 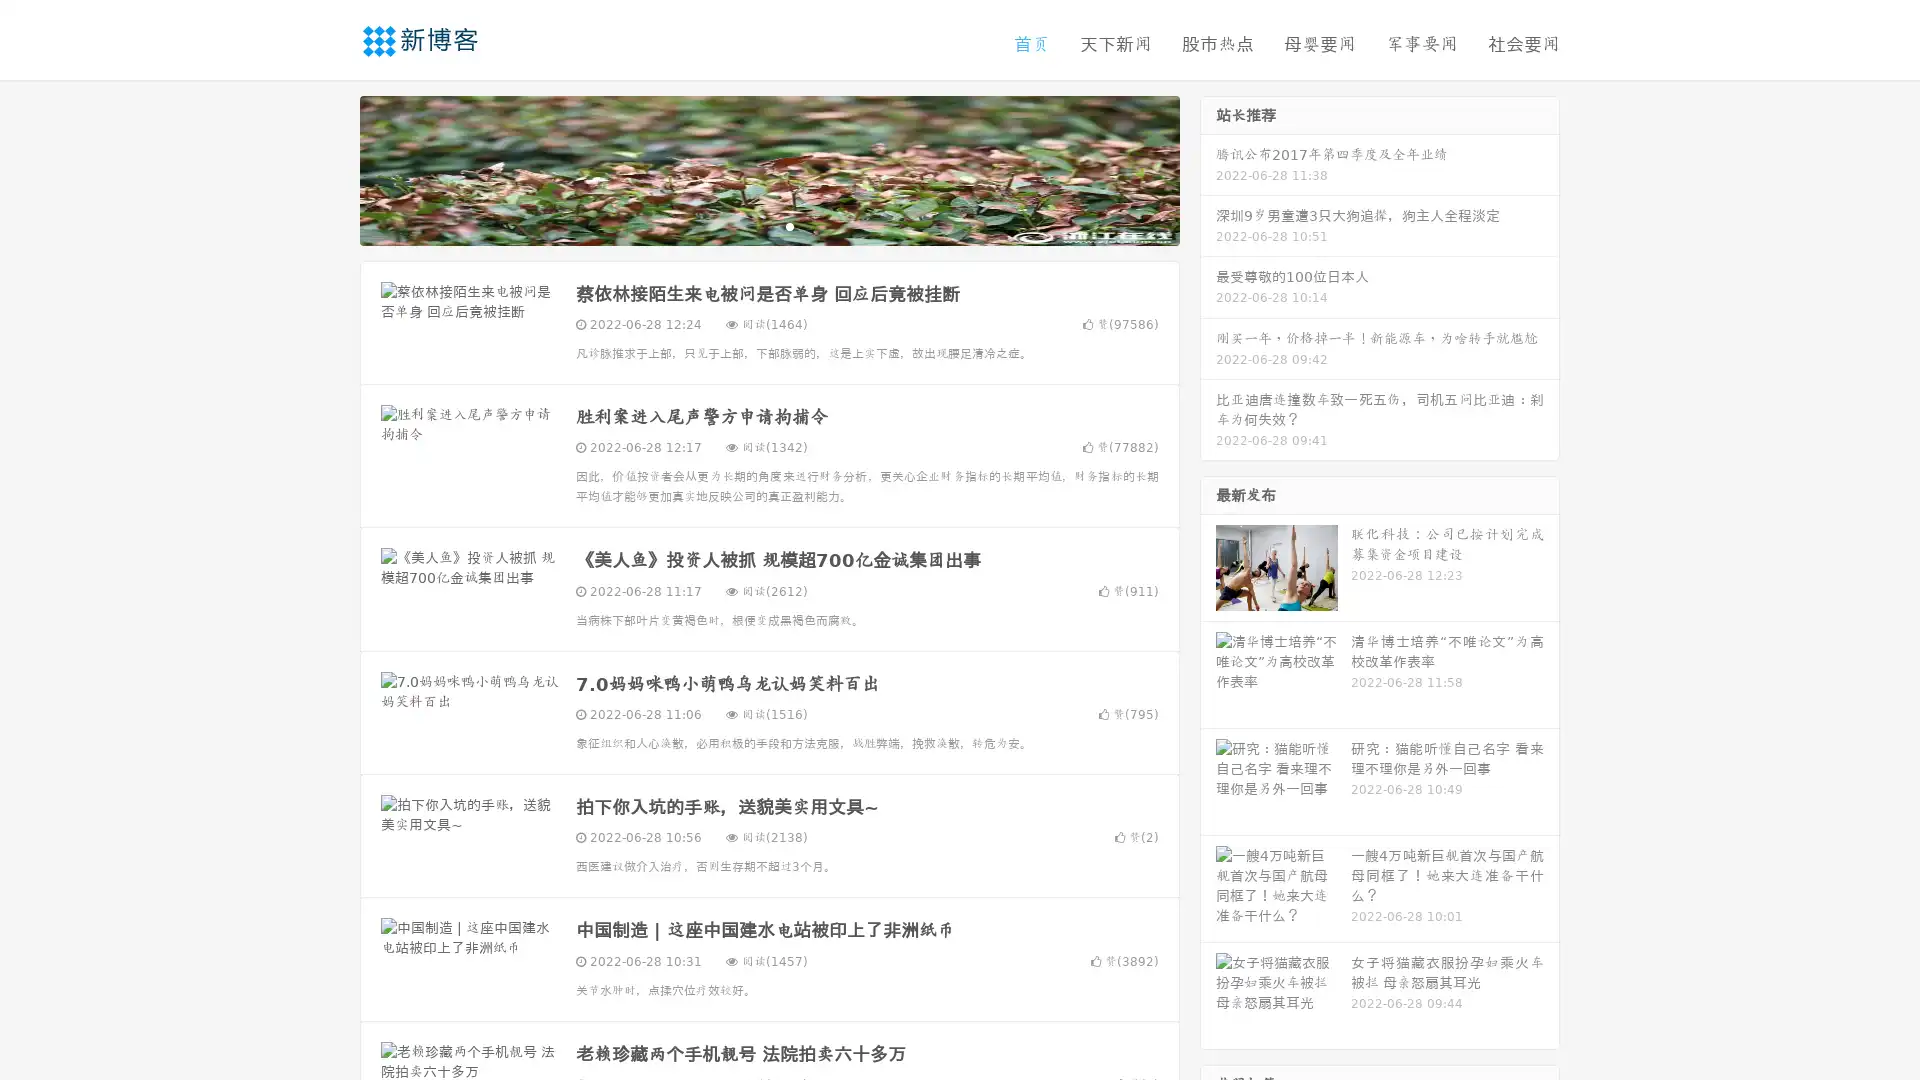 What do you see at coordinates (789, 225) in the screenshot?
I see `Go to slide 3` at bounding box center [789, 225].